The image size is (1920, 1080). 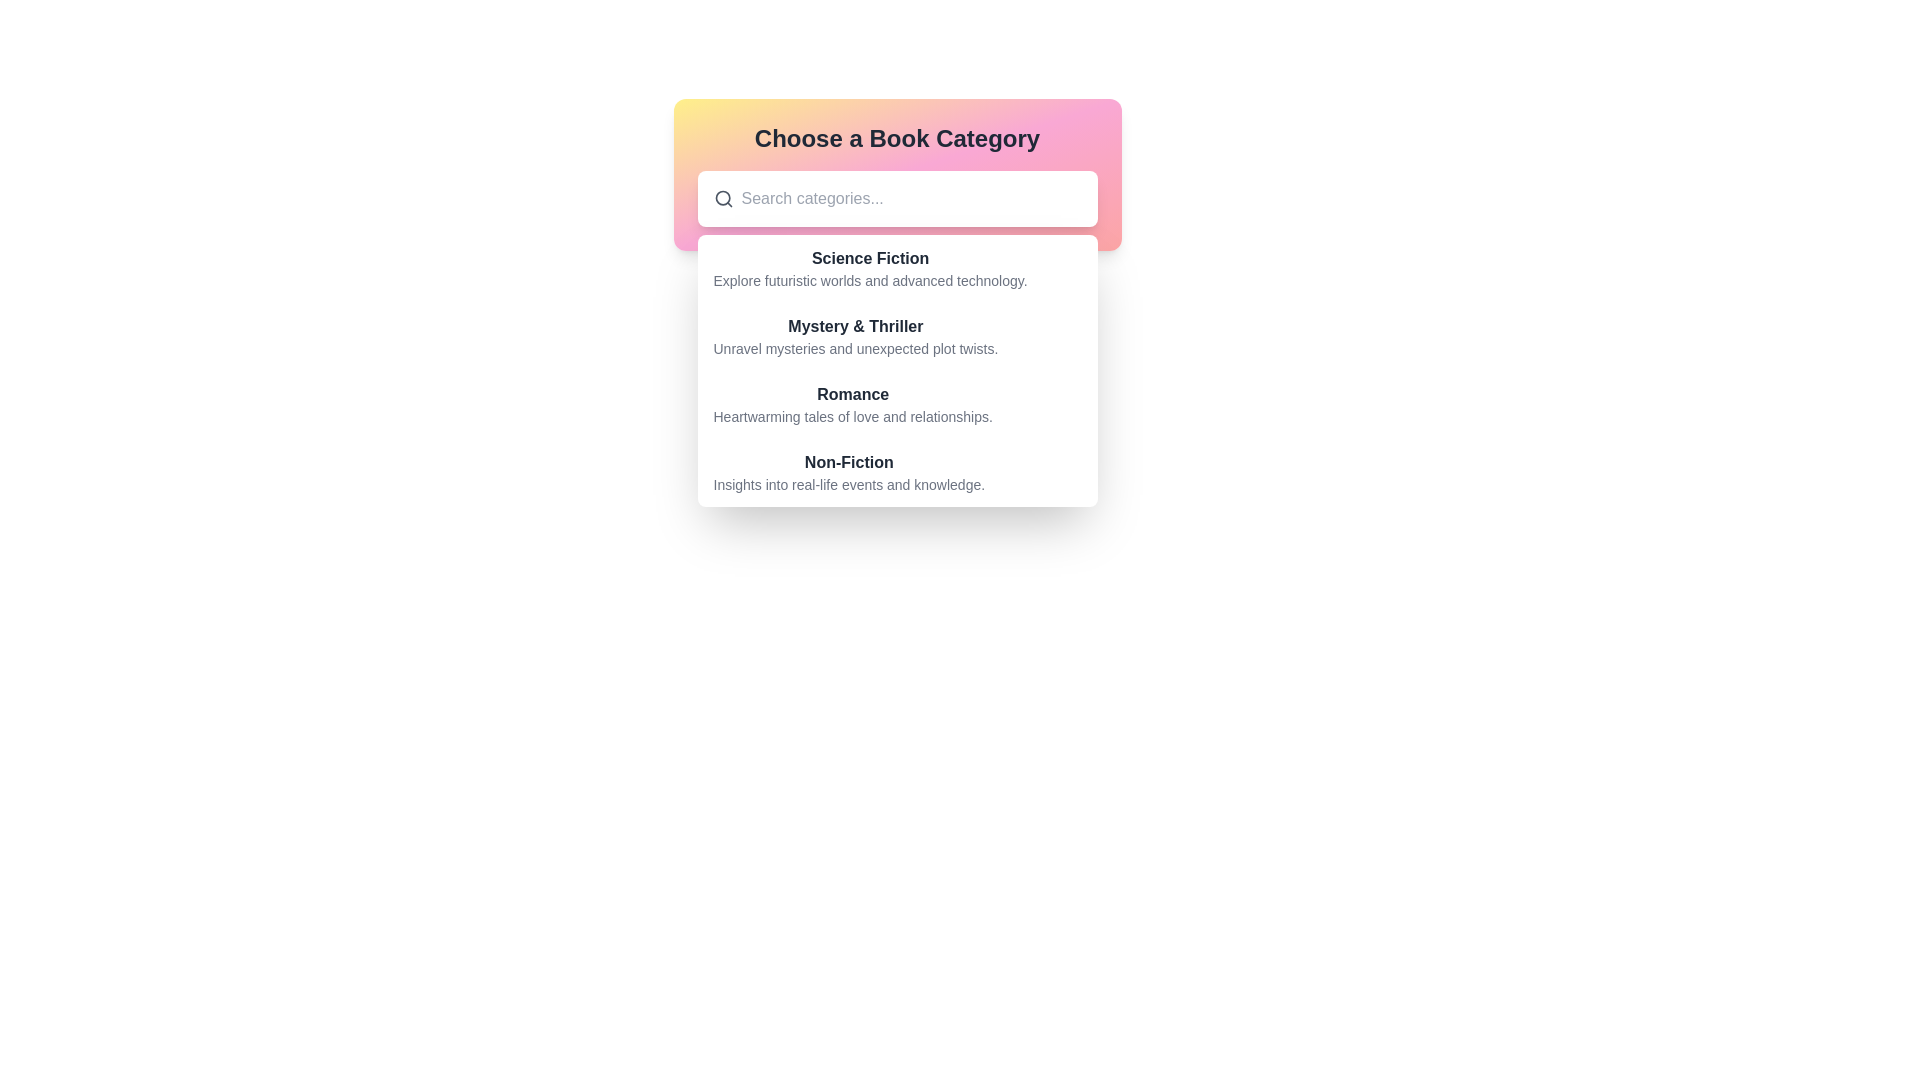 What do you see at coordinates (849, 473) in the screenshot?
I see `the 'Non-Fiction' text link component, which is the fourth entry in the 'Choose a Book Category' list` at bounding box center [849, 473].